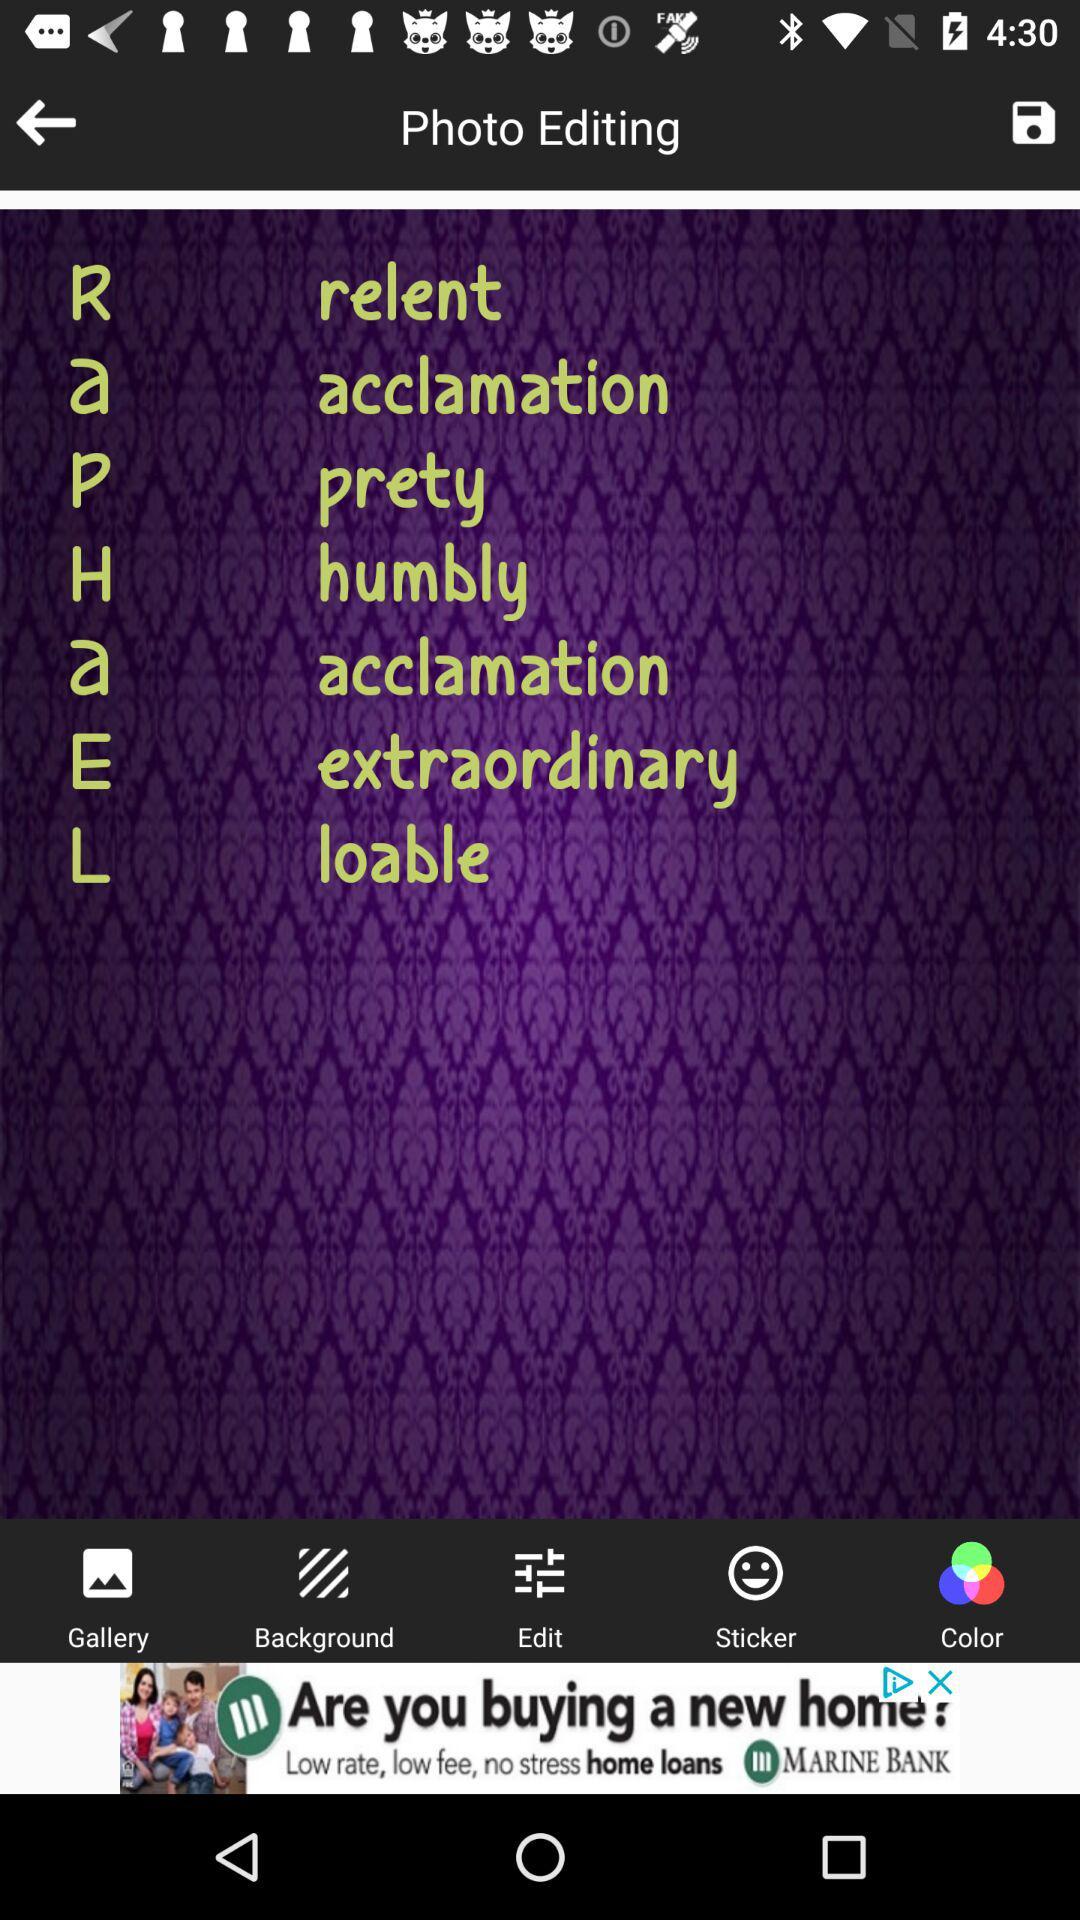  Describe the element at coordinates (45, 121) in the screenshot. I see `go back` at that location.